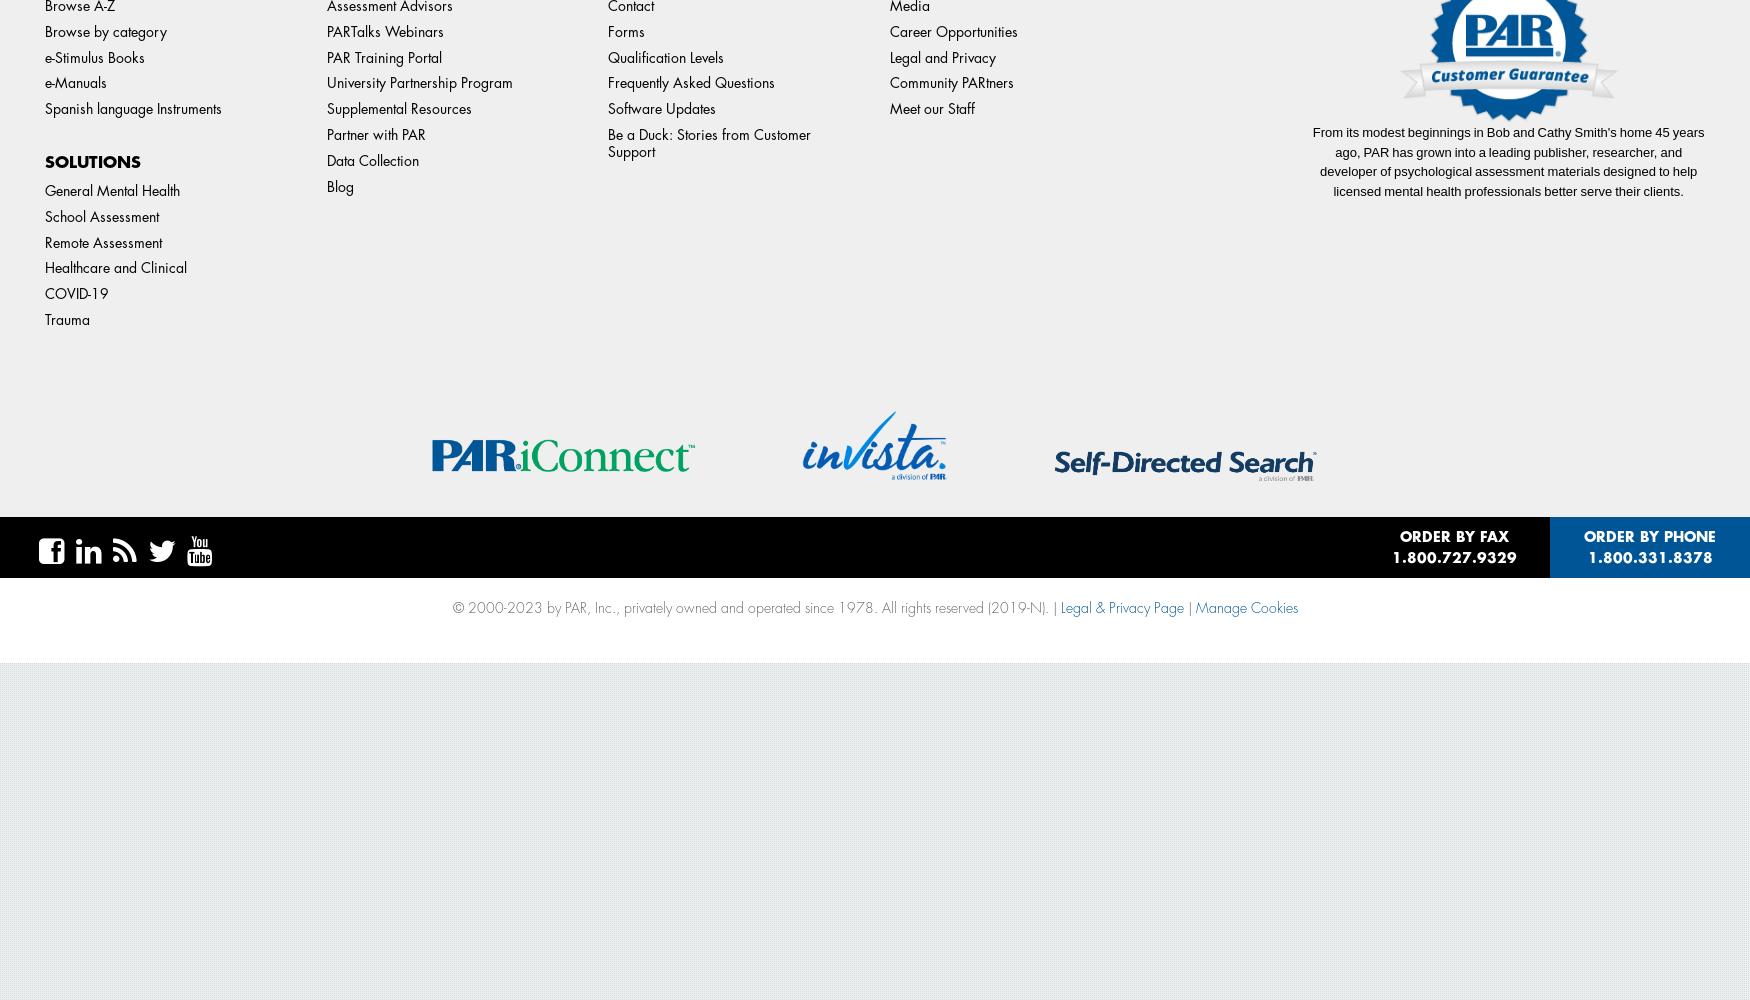  Describe the element at coordinates (888, 82) in the screenshot. I see `'Community PARtners'` at that location.